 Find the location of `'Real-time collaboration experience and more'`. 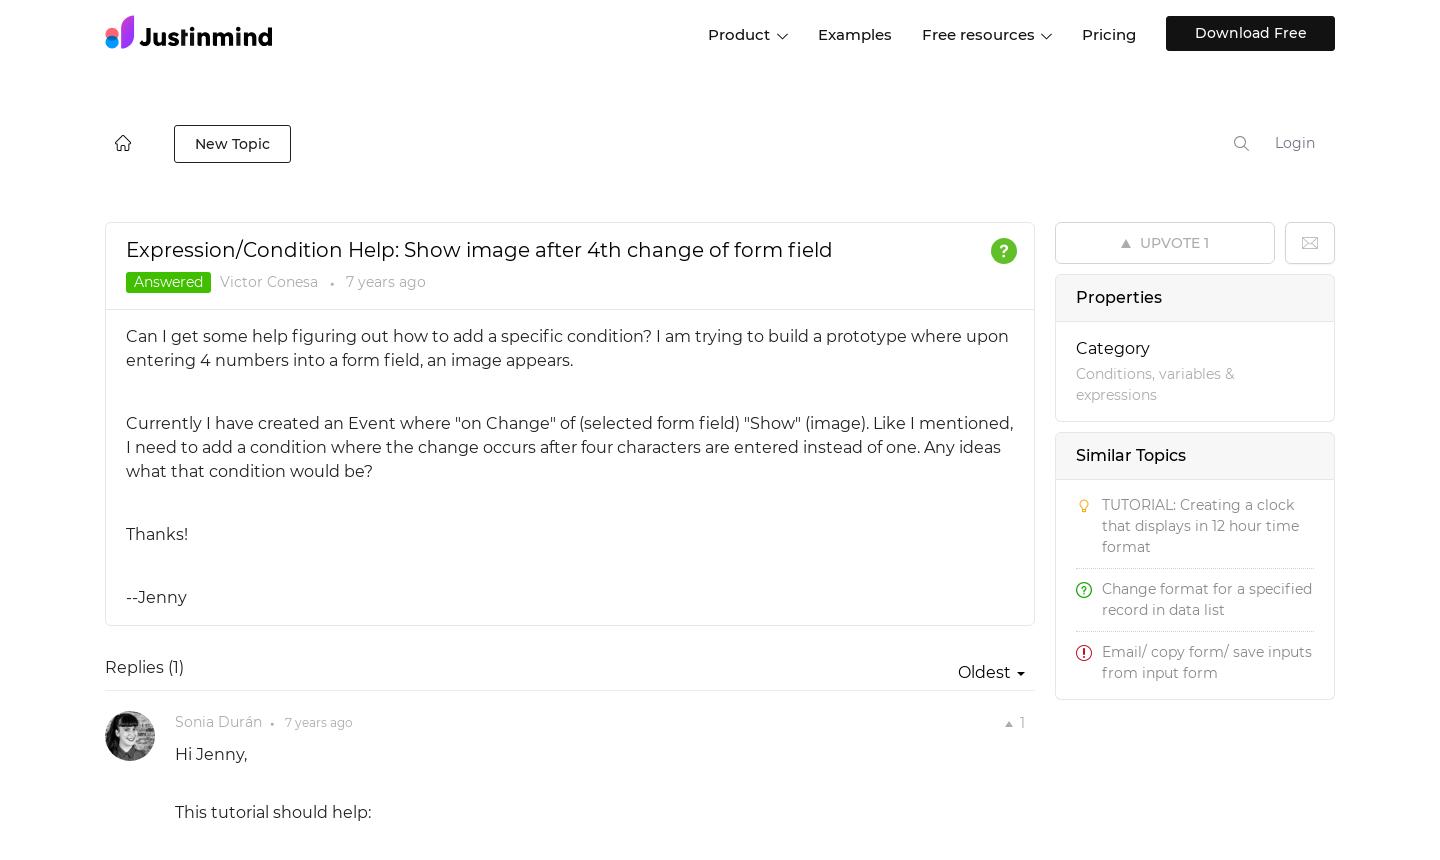

'Real-time collaboration experience and more' is located at coordinates (834, 474).